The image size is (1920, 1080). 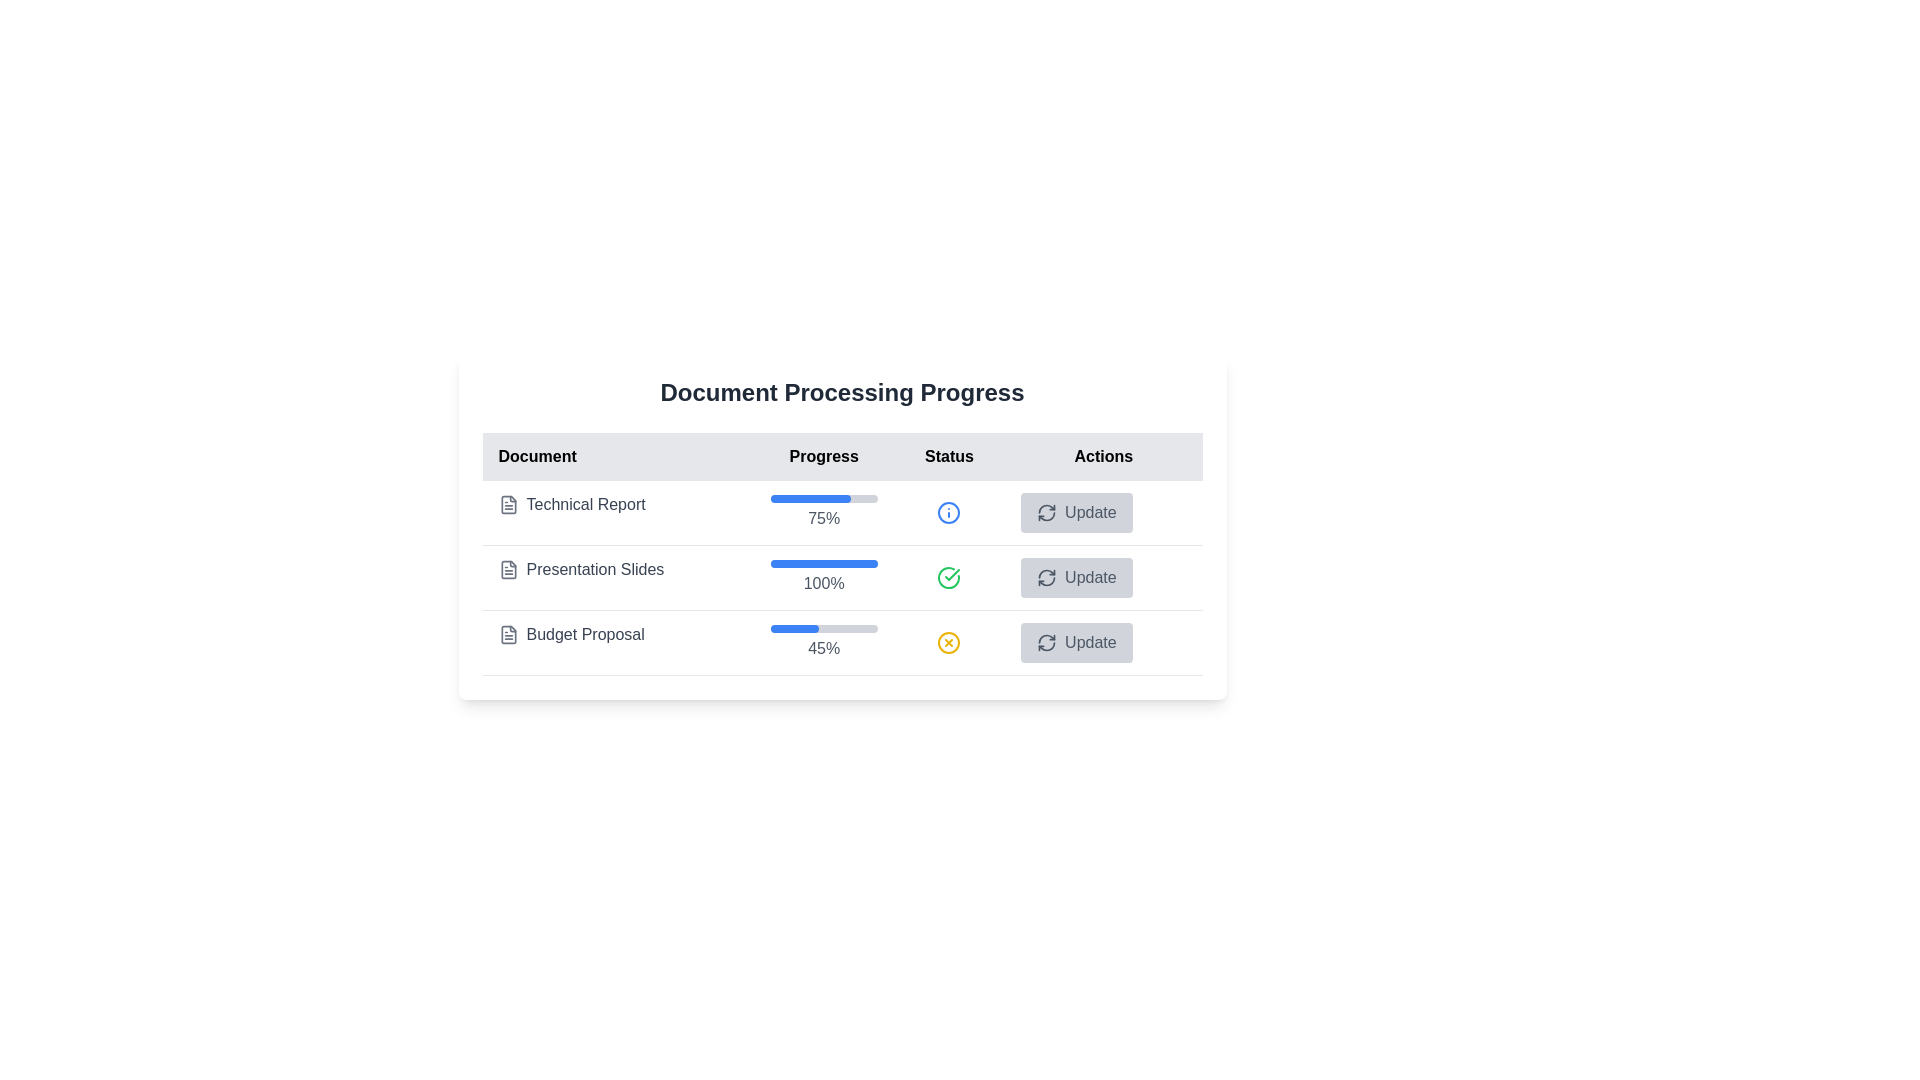 I want to click on progress percentage displayed in the Progress bar associated with the 'Budget Proposal' process, located in the 'Progress' column of the table, so click(x=824, y=643).